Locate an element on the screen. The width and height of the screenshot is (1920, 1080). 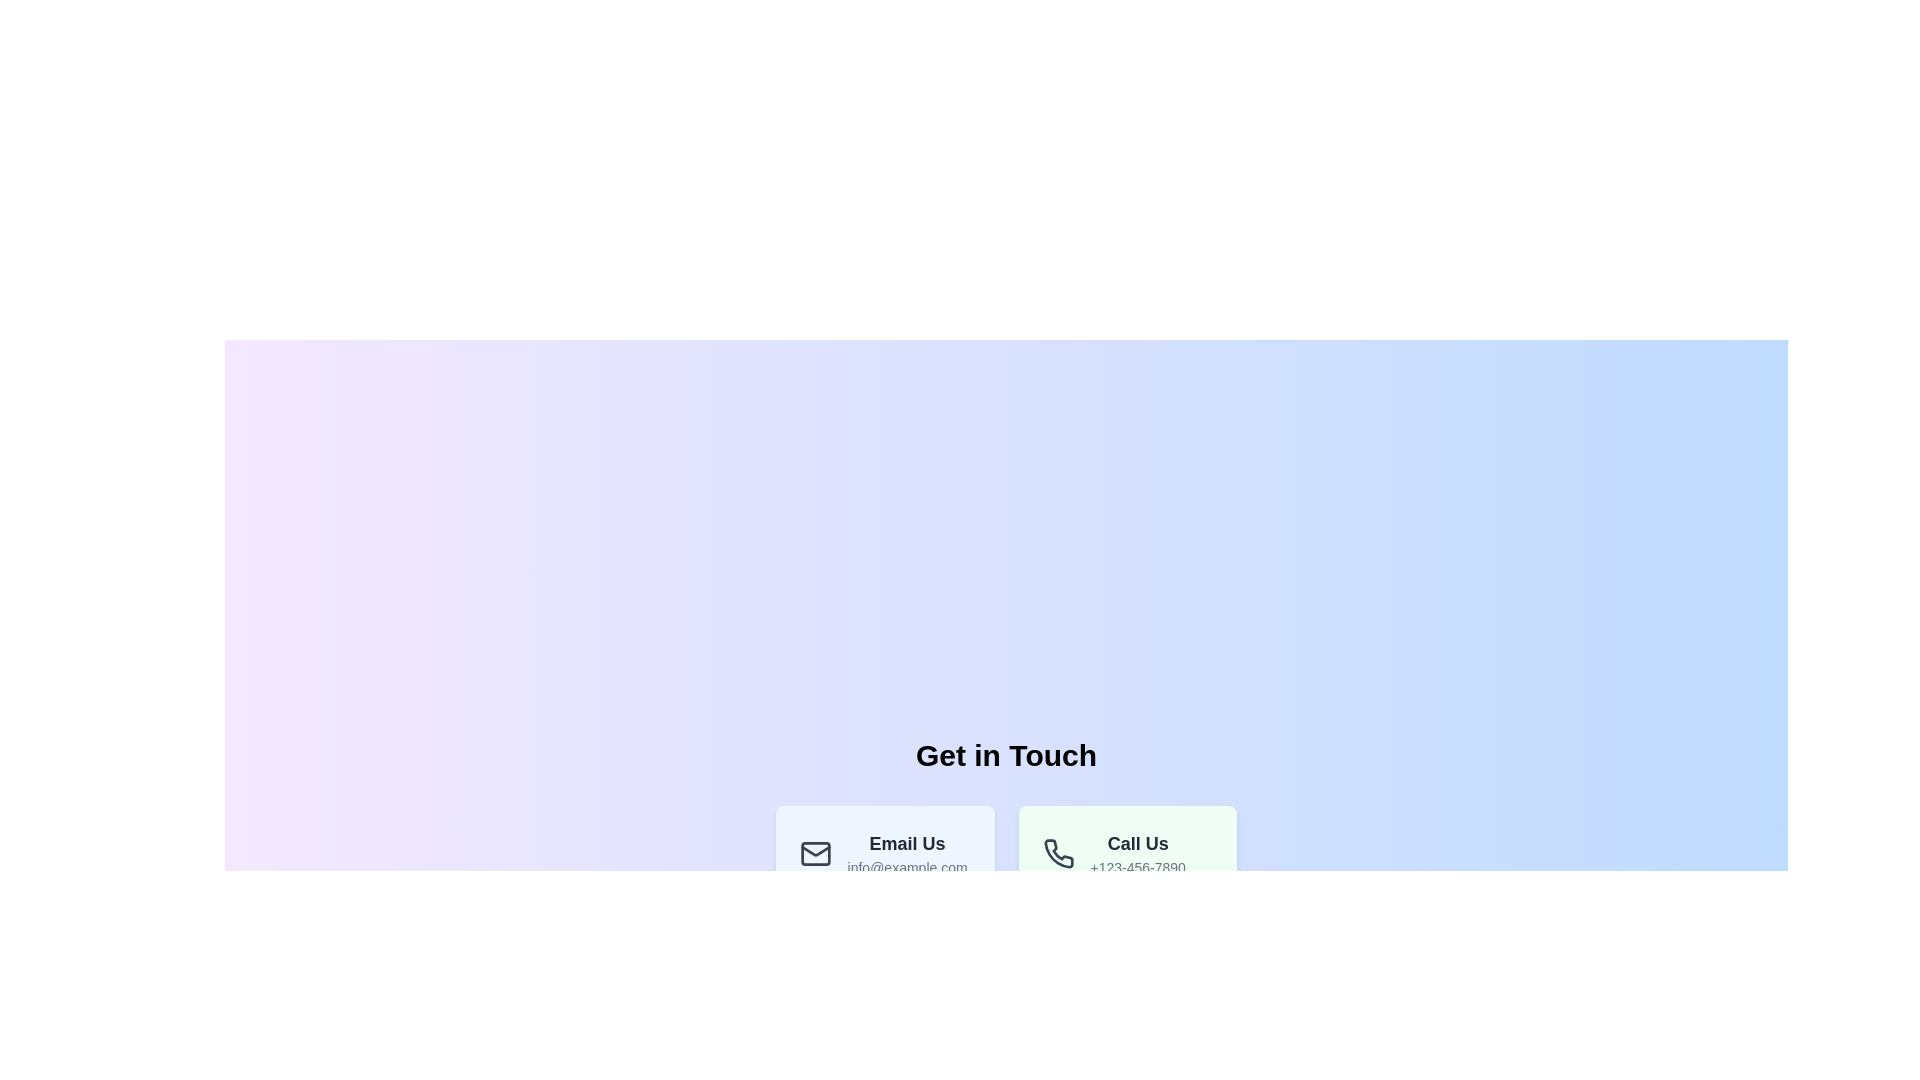
the email icon located in the lower left quadrant of the interface, beside the 'Call Us' section and below the 'Get in Touch' heading is located at coordinates (815, 851).